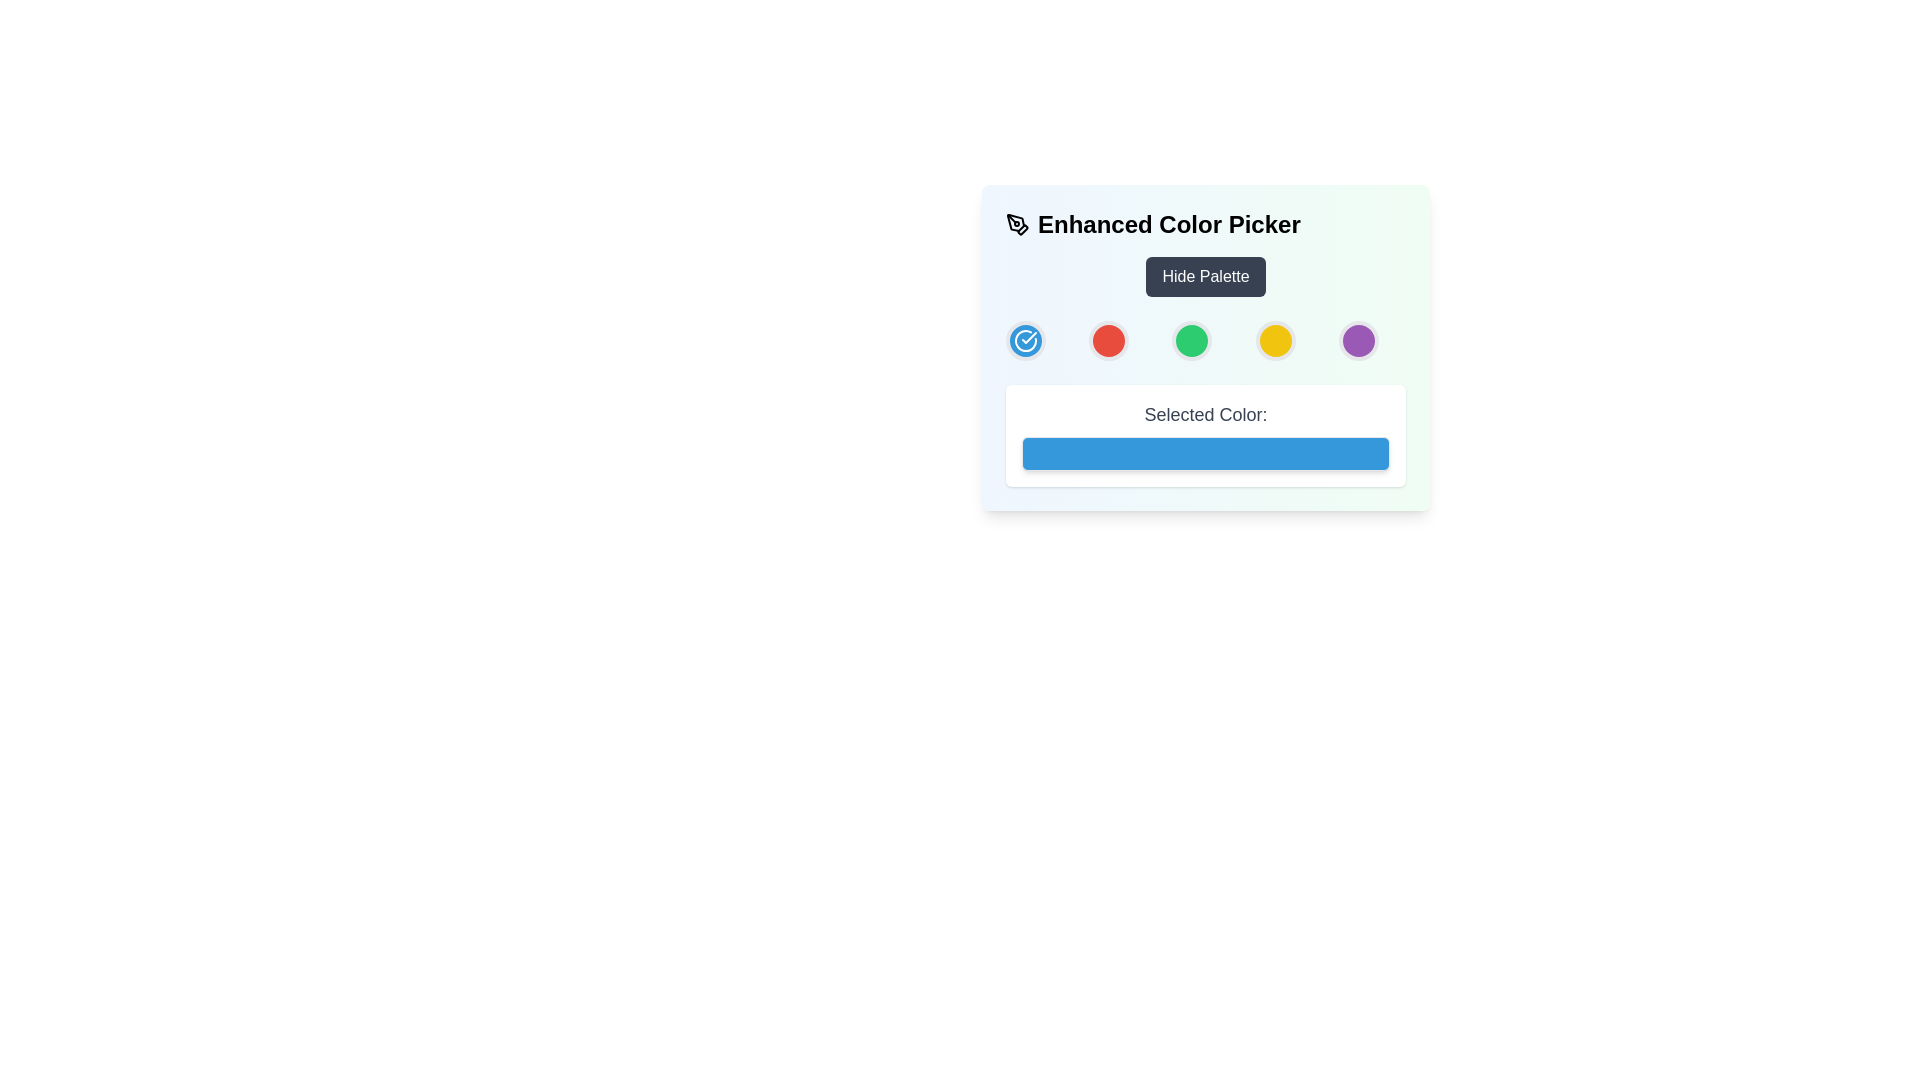  What do you see at coordinates (1026, 339) in the screenshot?
I see `the circular icon with a blue background and a white checkmark symbol` at bounding box center [1026, 339].